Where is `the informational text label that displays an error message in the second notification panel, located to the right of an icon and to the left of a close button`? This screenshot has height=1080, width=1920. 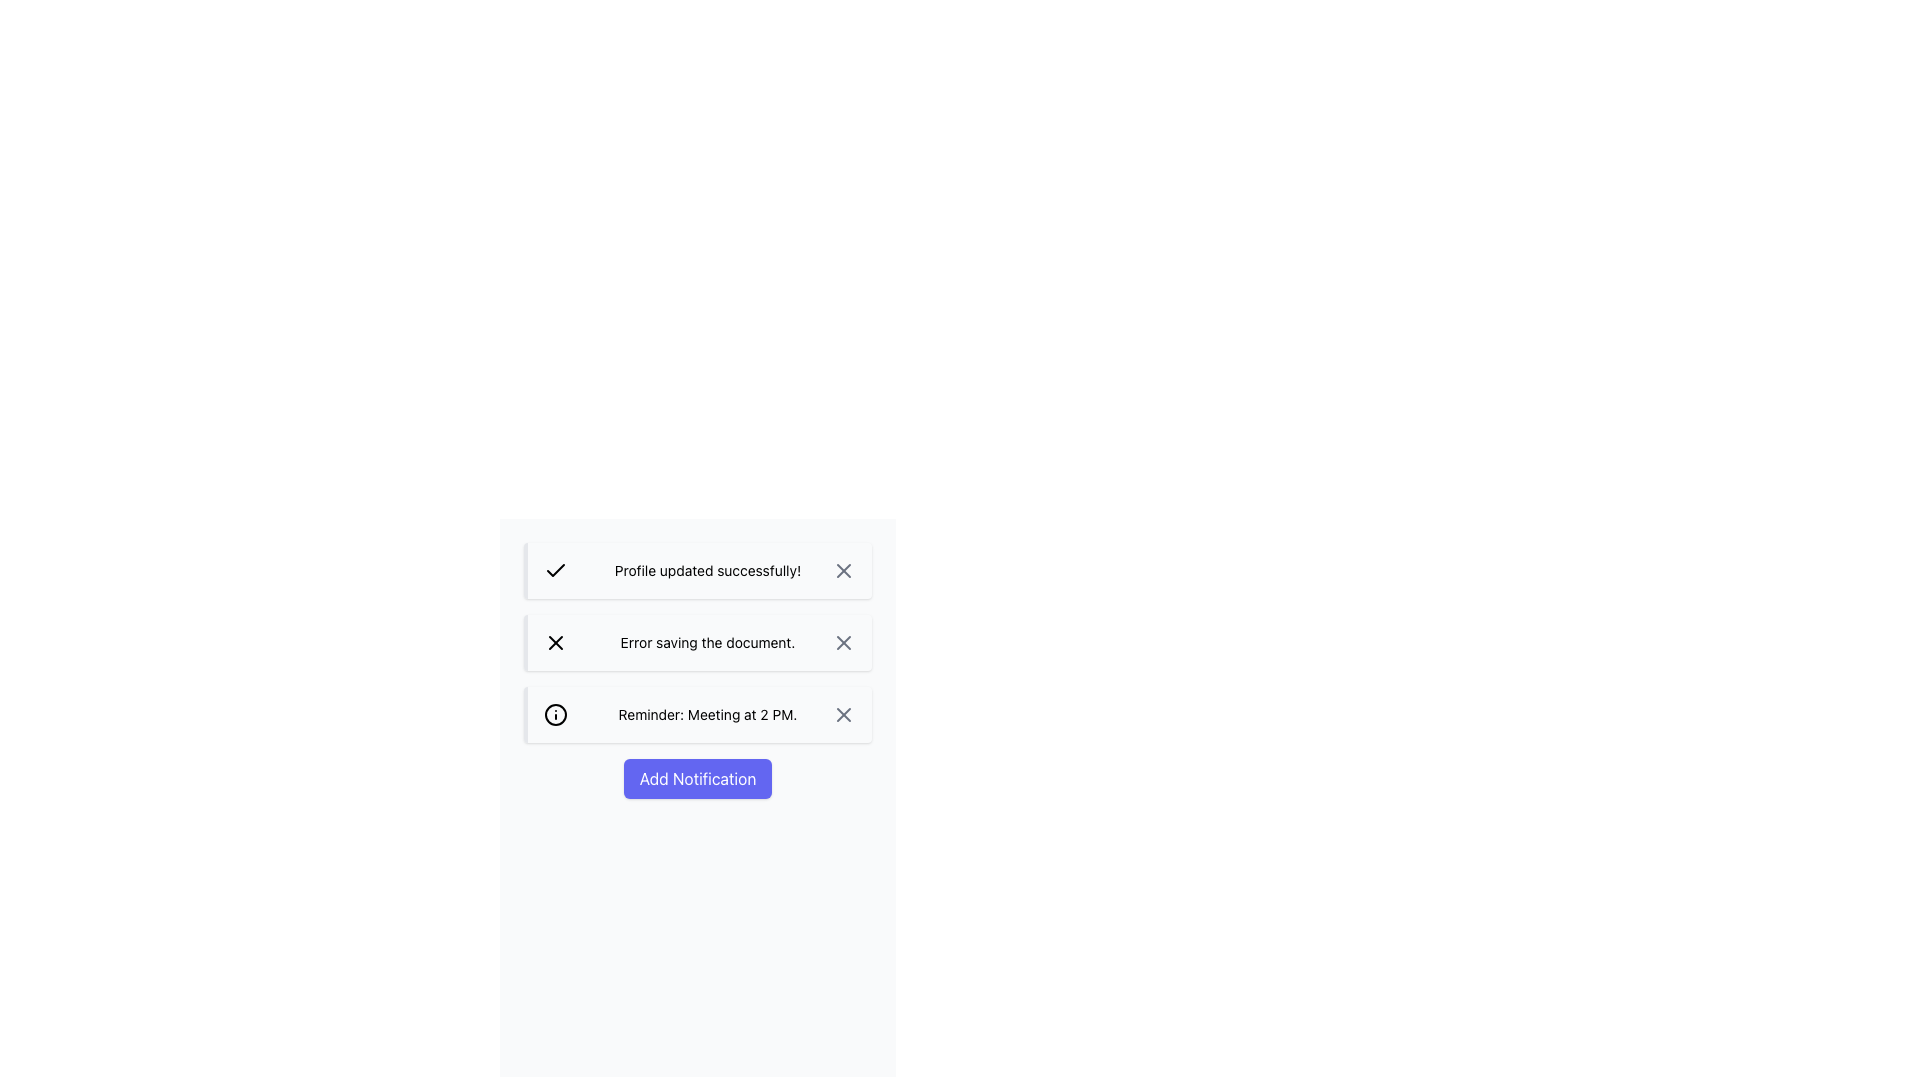 the informational text label that displays an error message in the second notification panel, located to the right of an icon and to the left of a close button is located at coordinates (708, 643).